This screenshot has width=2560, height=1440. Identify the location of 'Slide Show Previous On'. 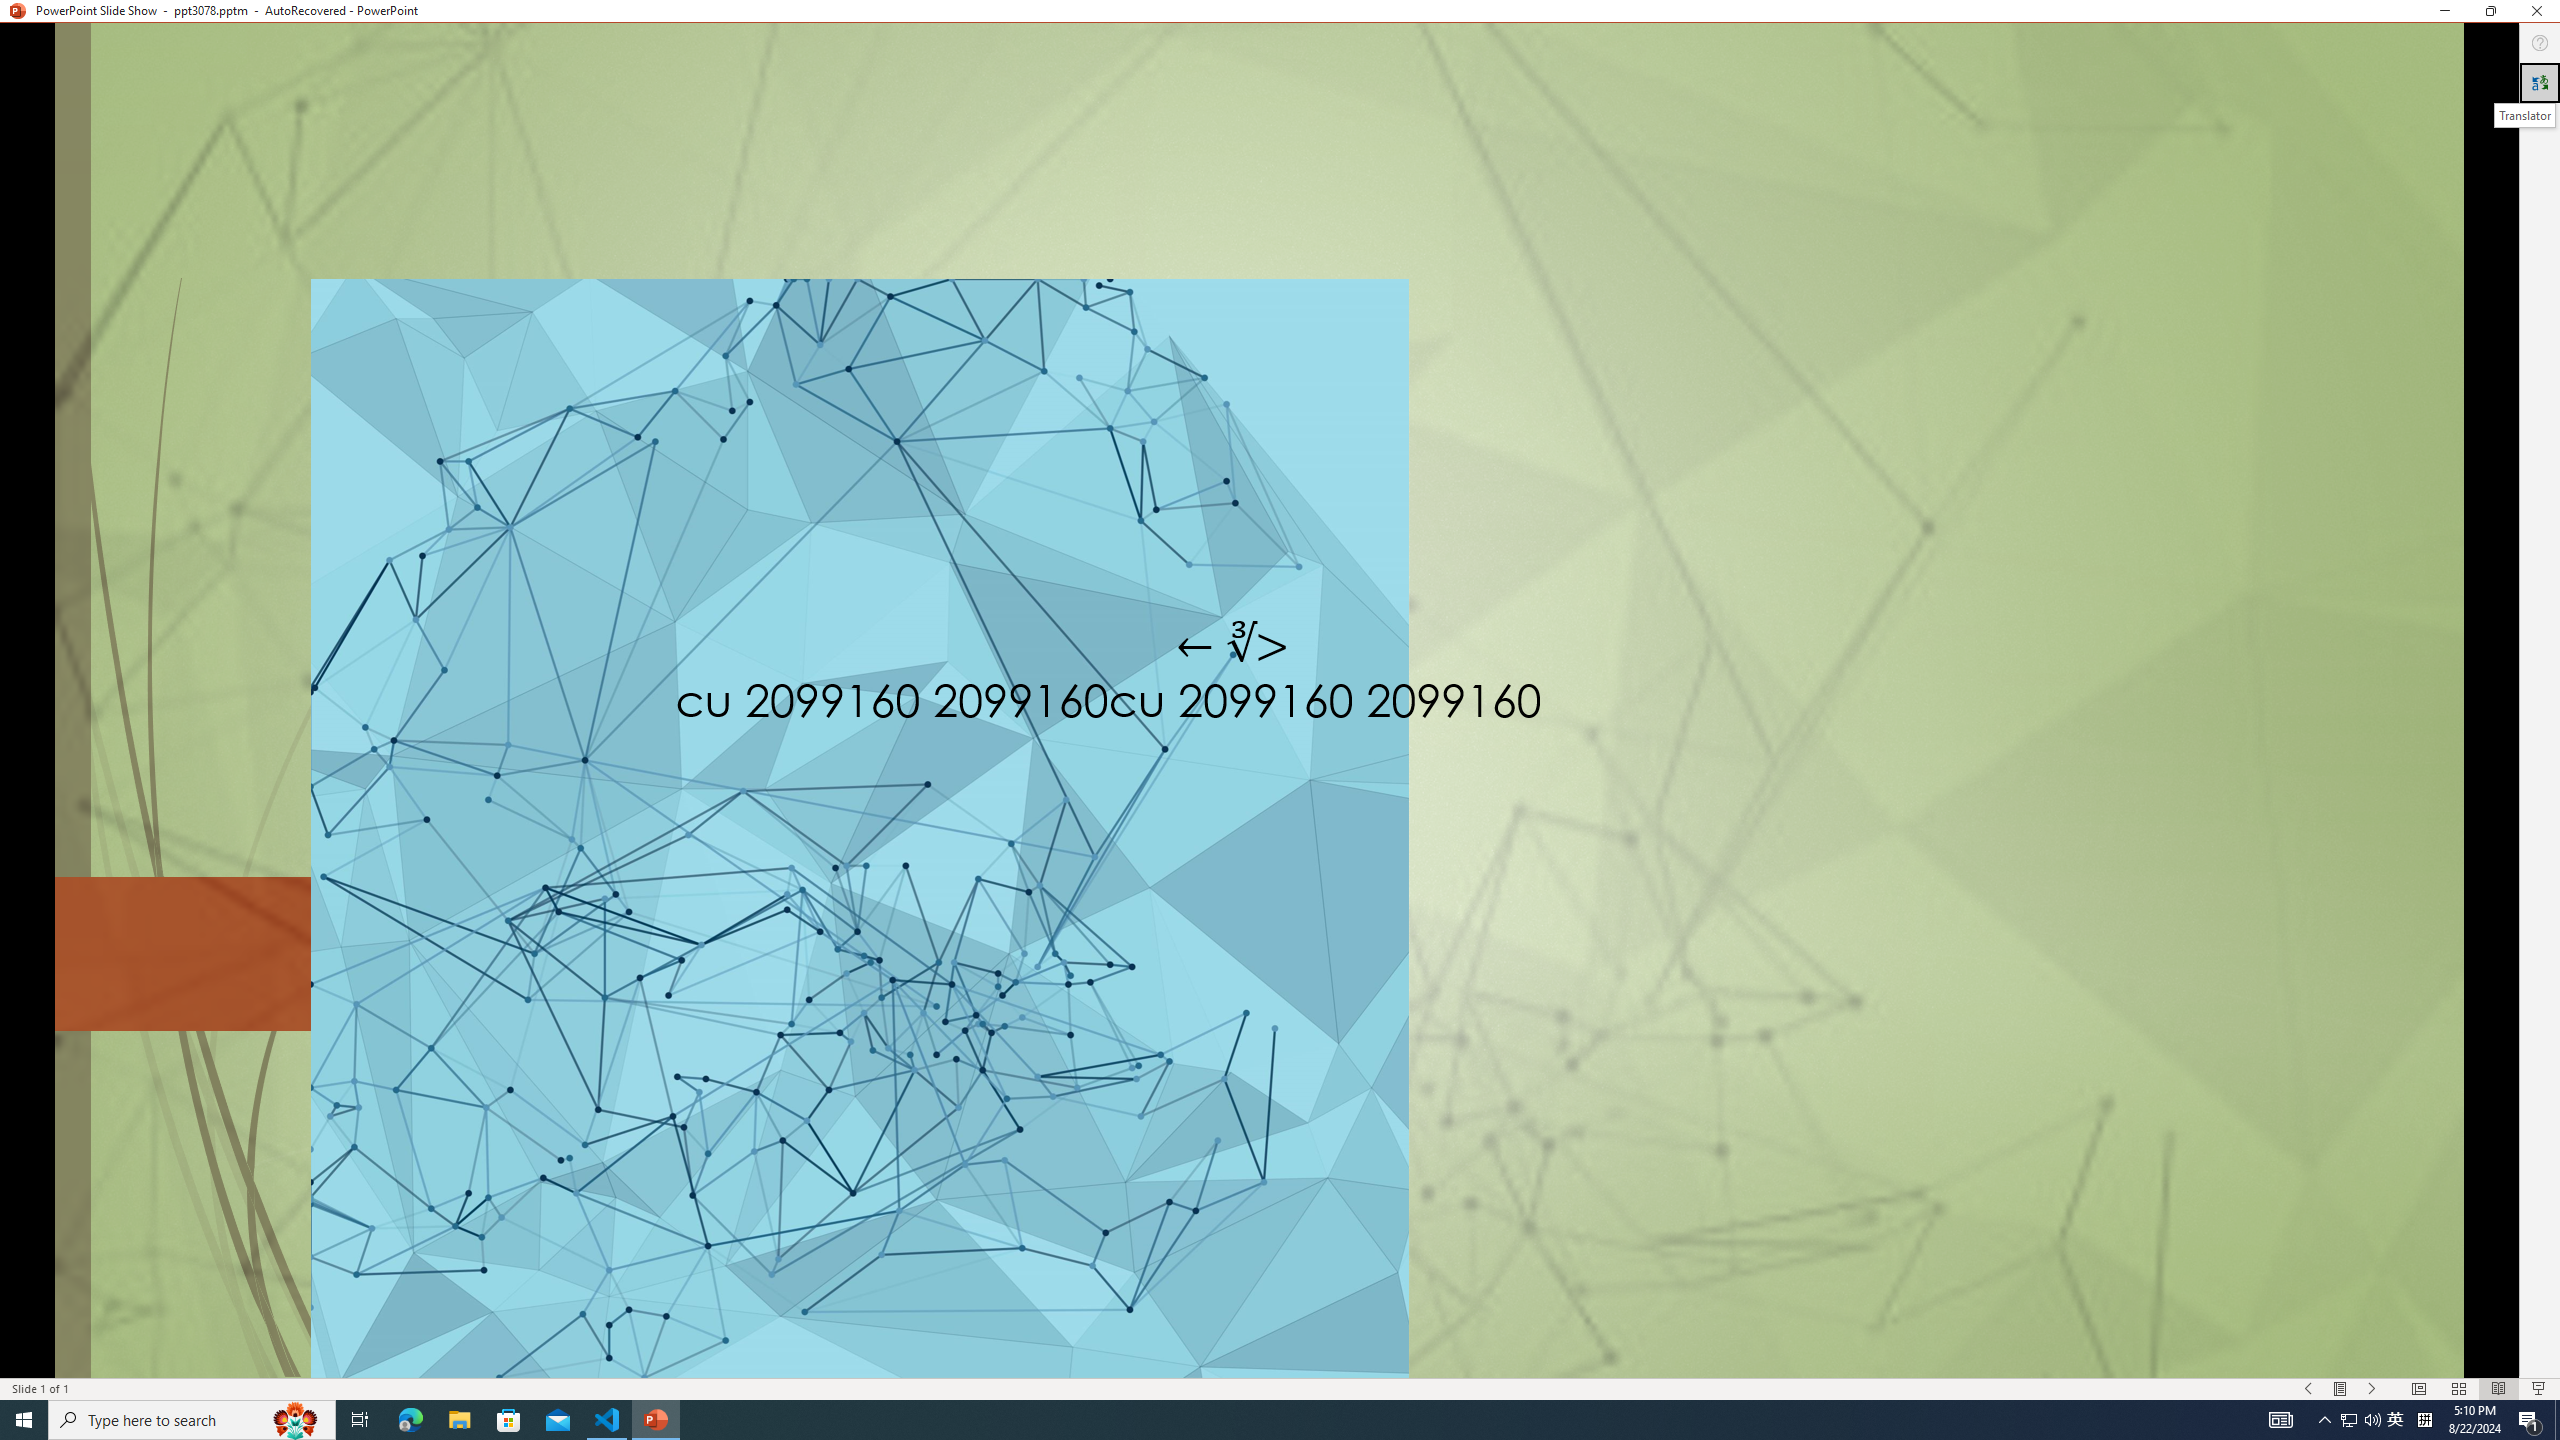
(2308, 1389).